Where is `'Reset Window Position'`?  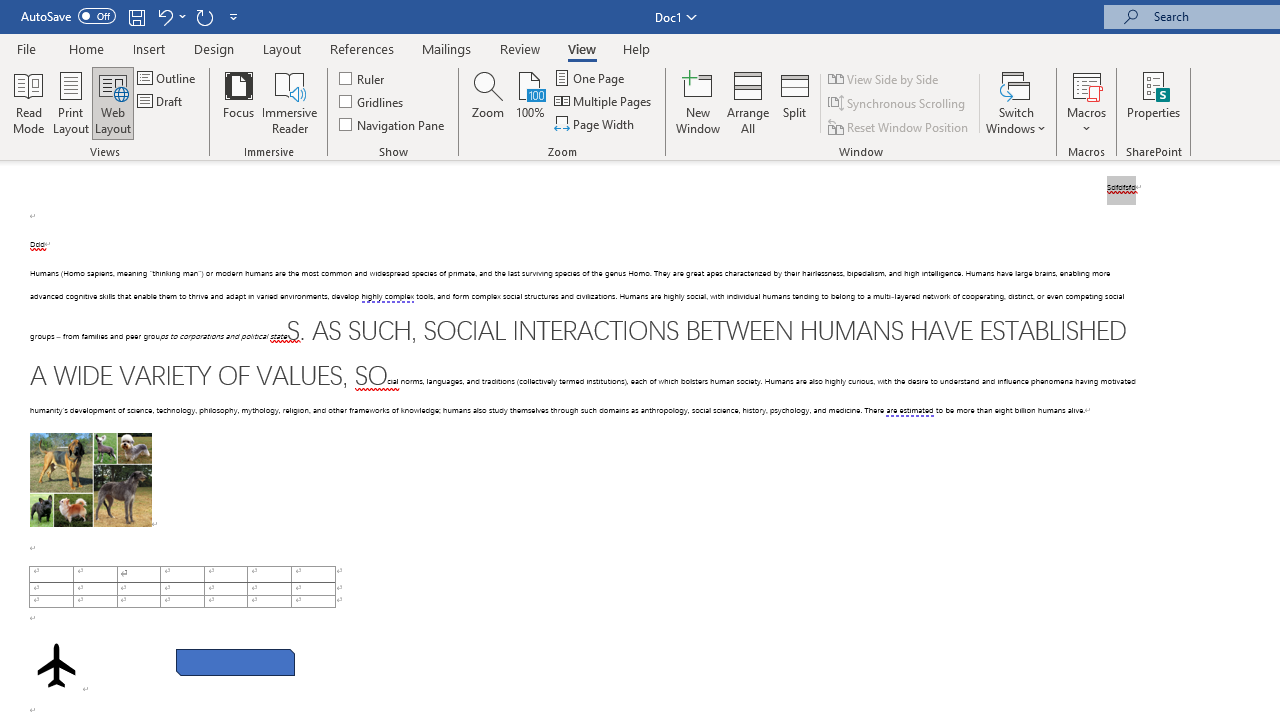
'Reset Window Position' is located at coordinates (899, 127).